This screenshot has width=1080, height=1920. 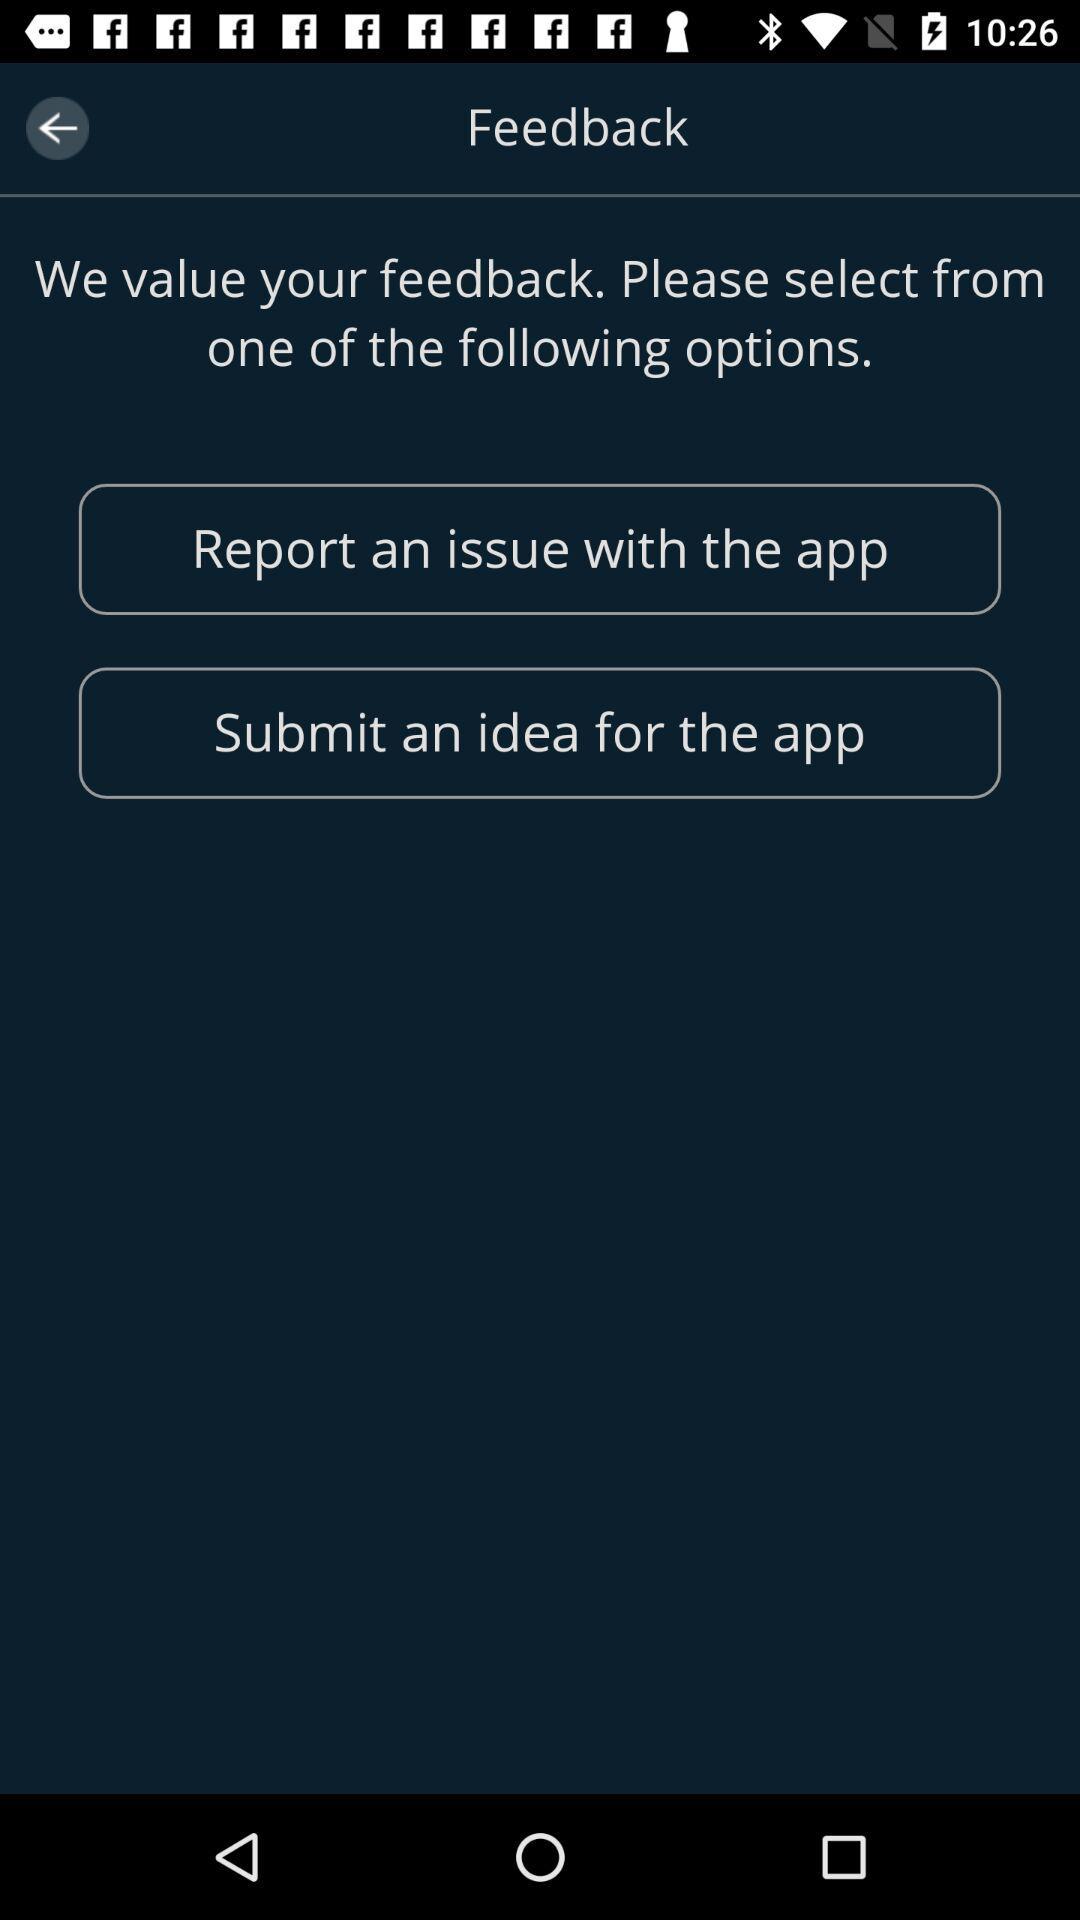 What do you see at coordinates (56, 127) in the screenshot?
I see `the arrow_backward icon` at bounding box center [56, 127].